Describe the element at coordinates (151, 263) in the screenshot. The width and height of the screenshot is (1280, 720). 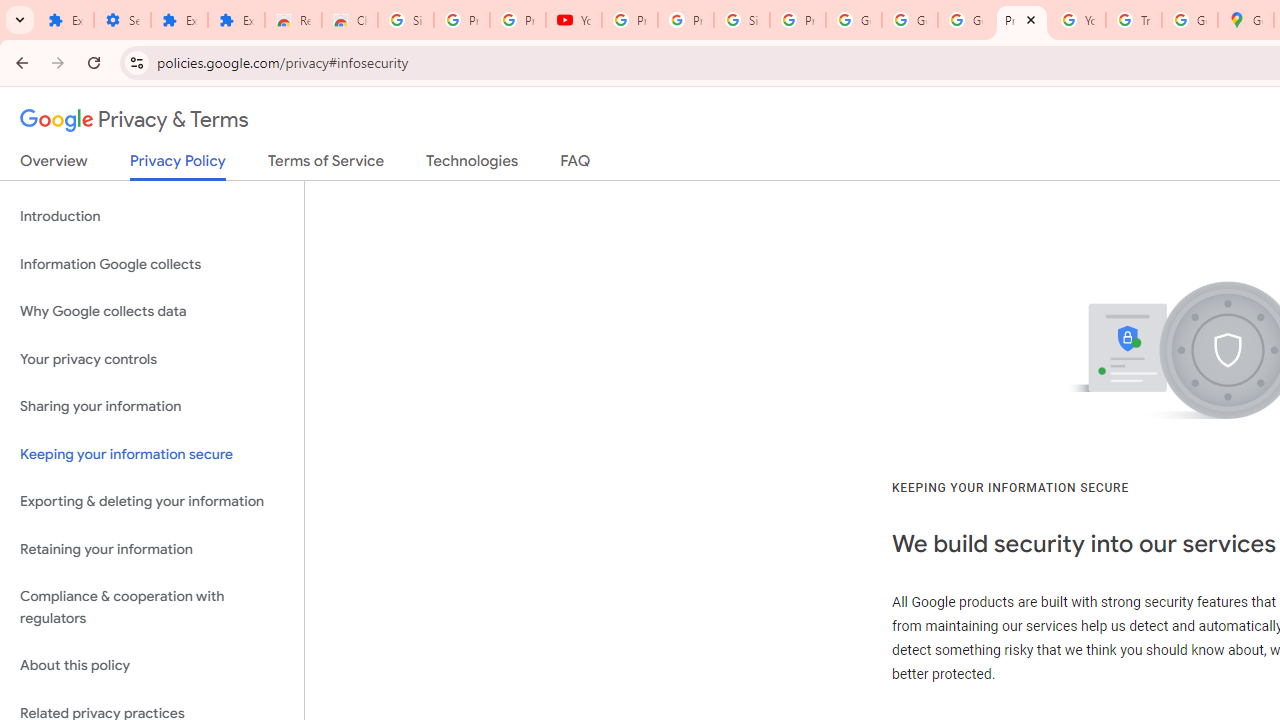
I see `'Information Google collects'` at that location.